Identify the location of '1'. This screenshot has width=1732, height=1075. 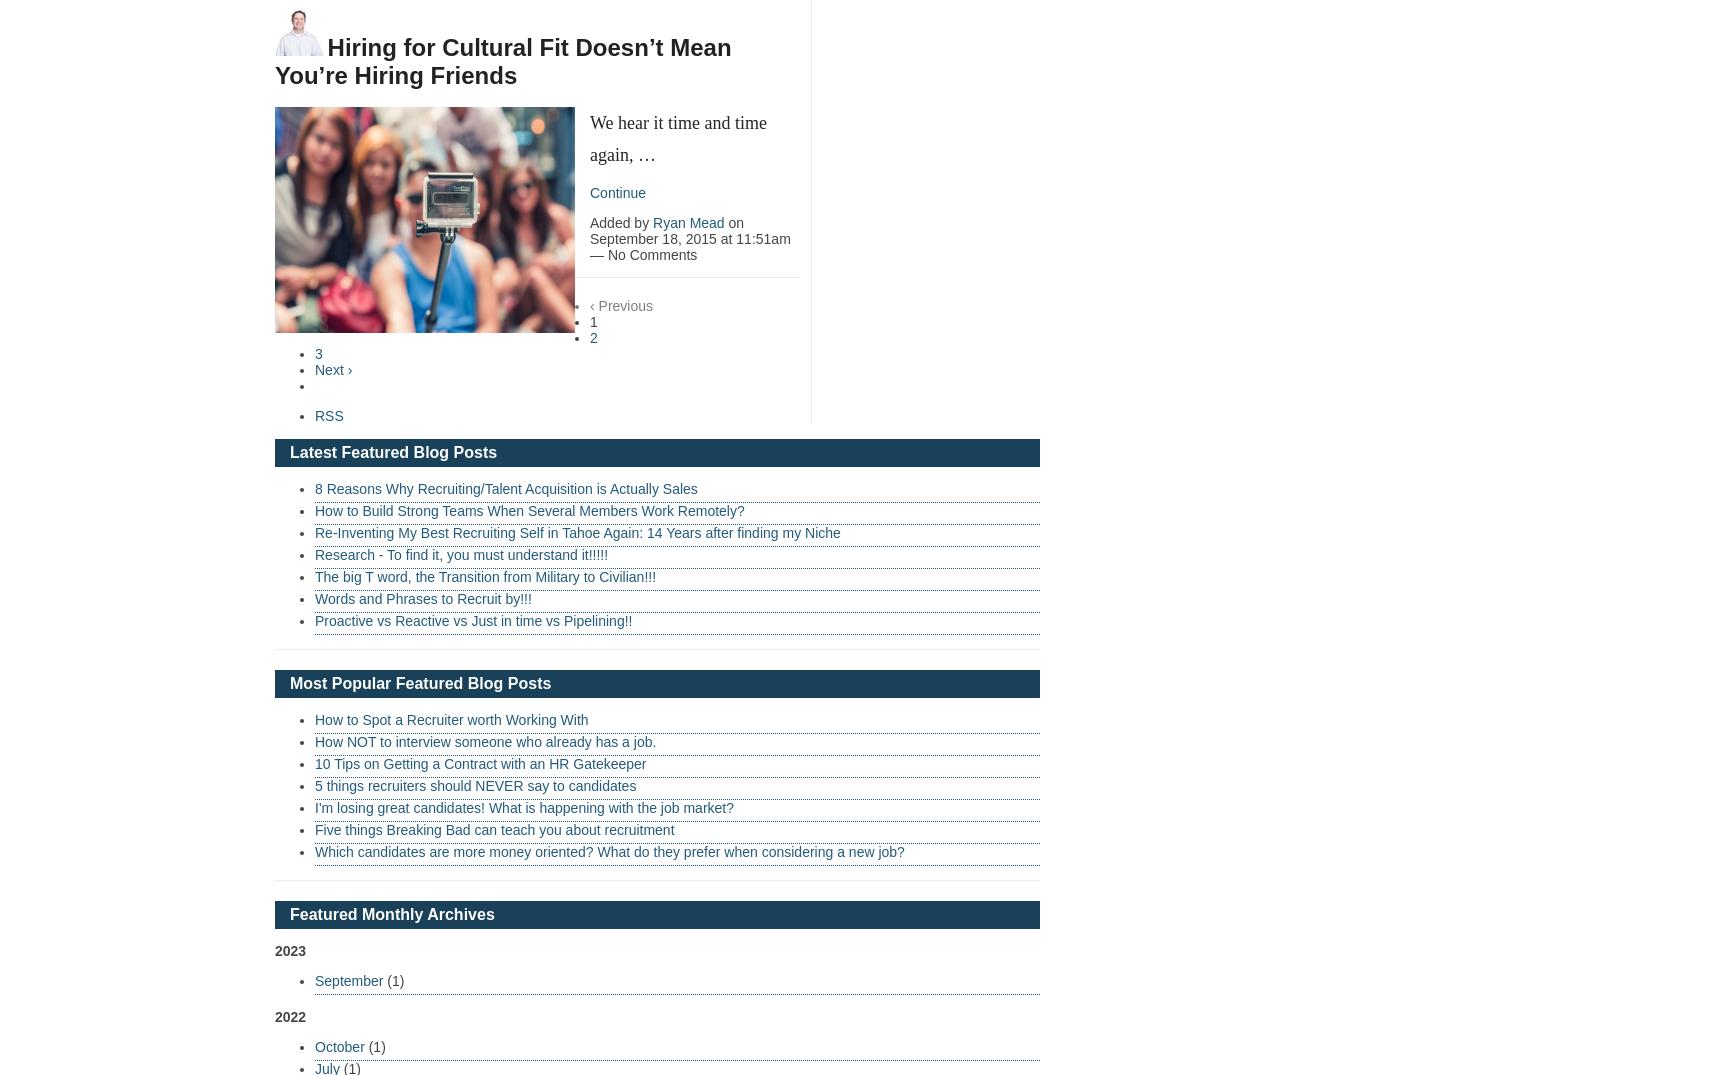
(593, 319).